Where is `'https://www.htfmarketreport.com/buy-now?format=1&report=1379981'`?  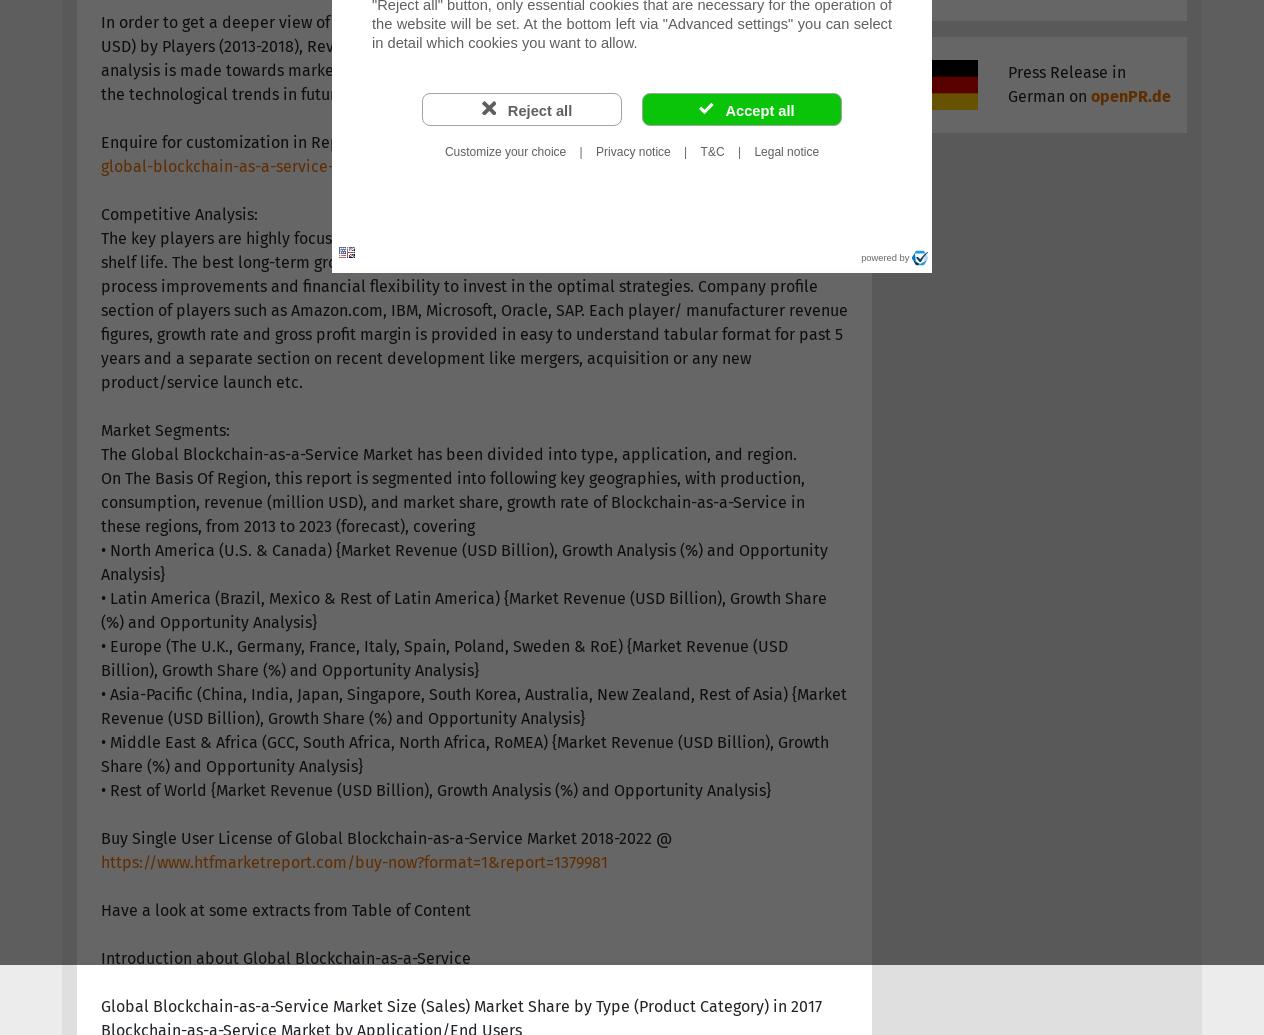
'https://www.htfmarketreport.com/buy-now?format=1&report=1379981' is located at coordinates (353, 860).